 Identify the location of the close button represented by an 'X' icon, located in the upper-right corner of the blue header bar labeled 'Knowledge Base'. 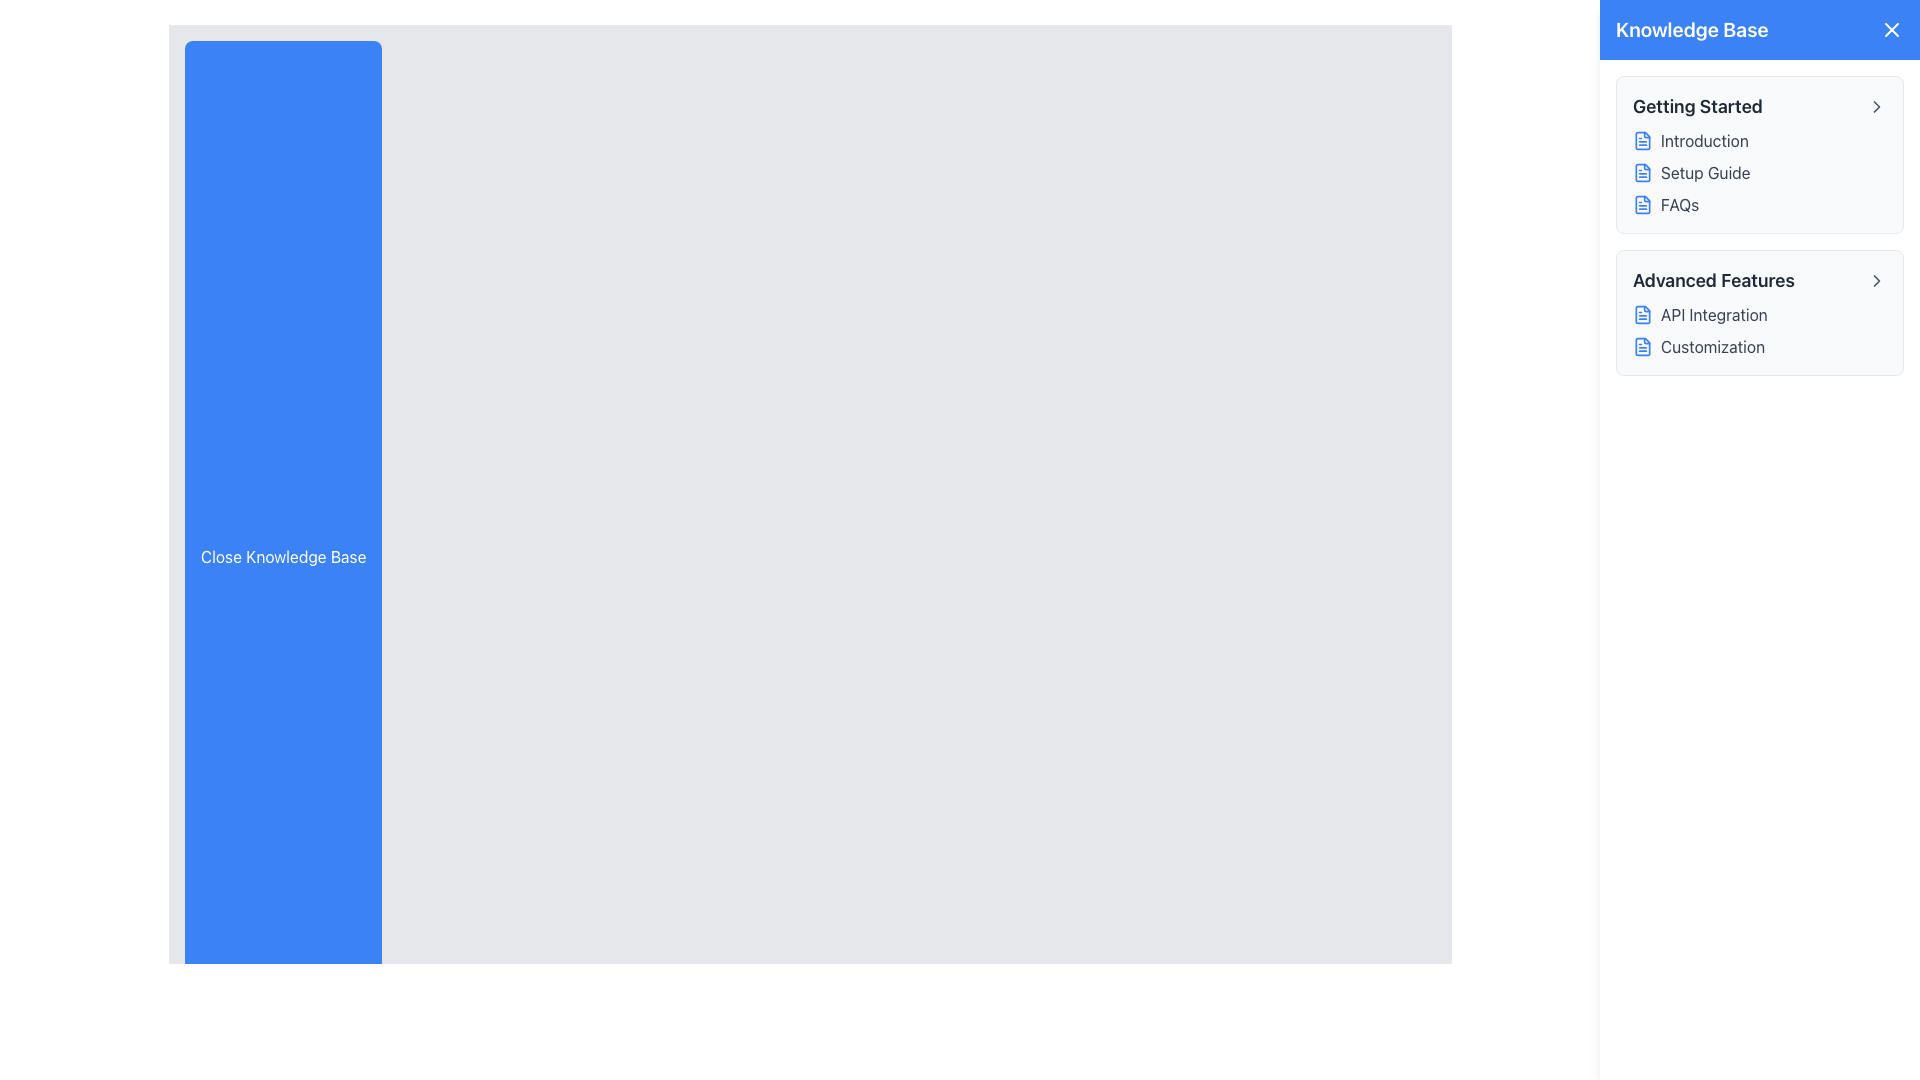
(1890, 30).